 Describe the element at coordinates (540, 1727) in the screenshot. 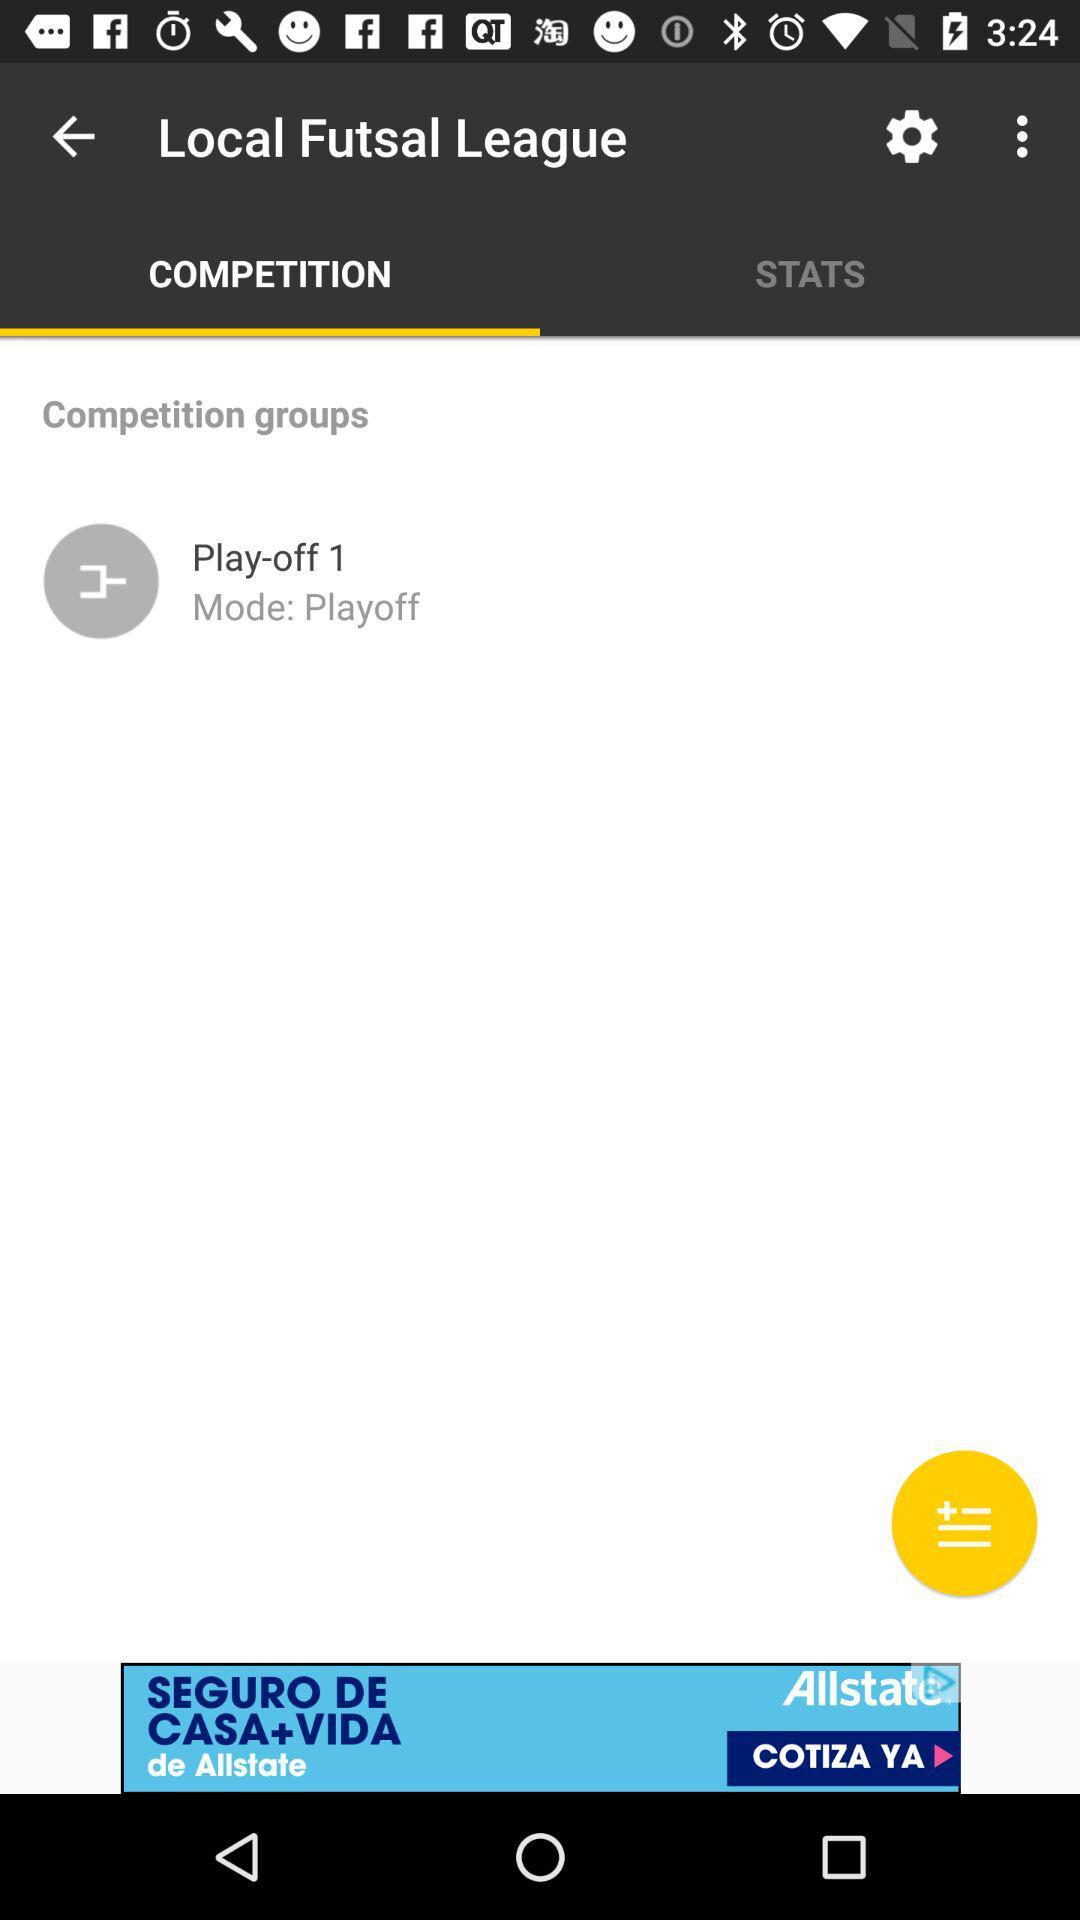

I see `advertisement` at that location.